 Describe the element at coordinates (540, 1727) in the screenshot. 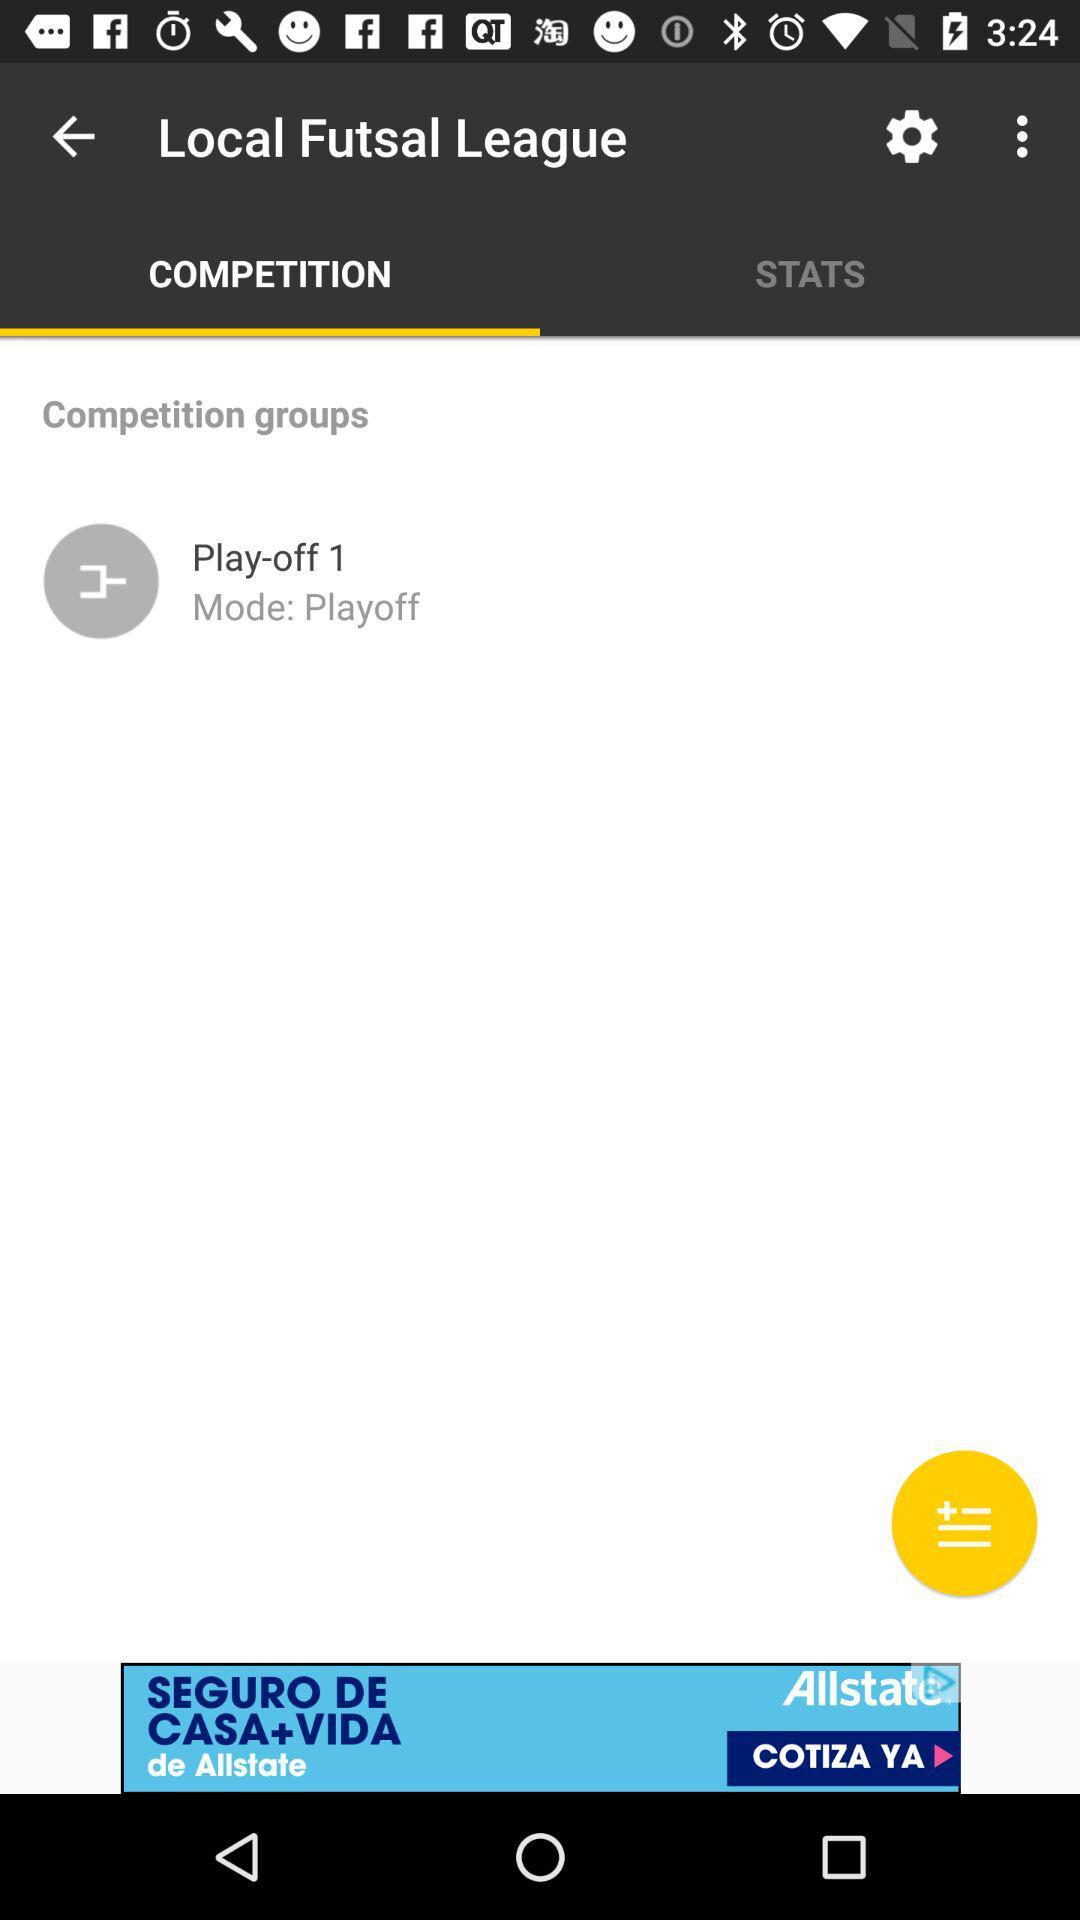

I see `advertisement` at that location.